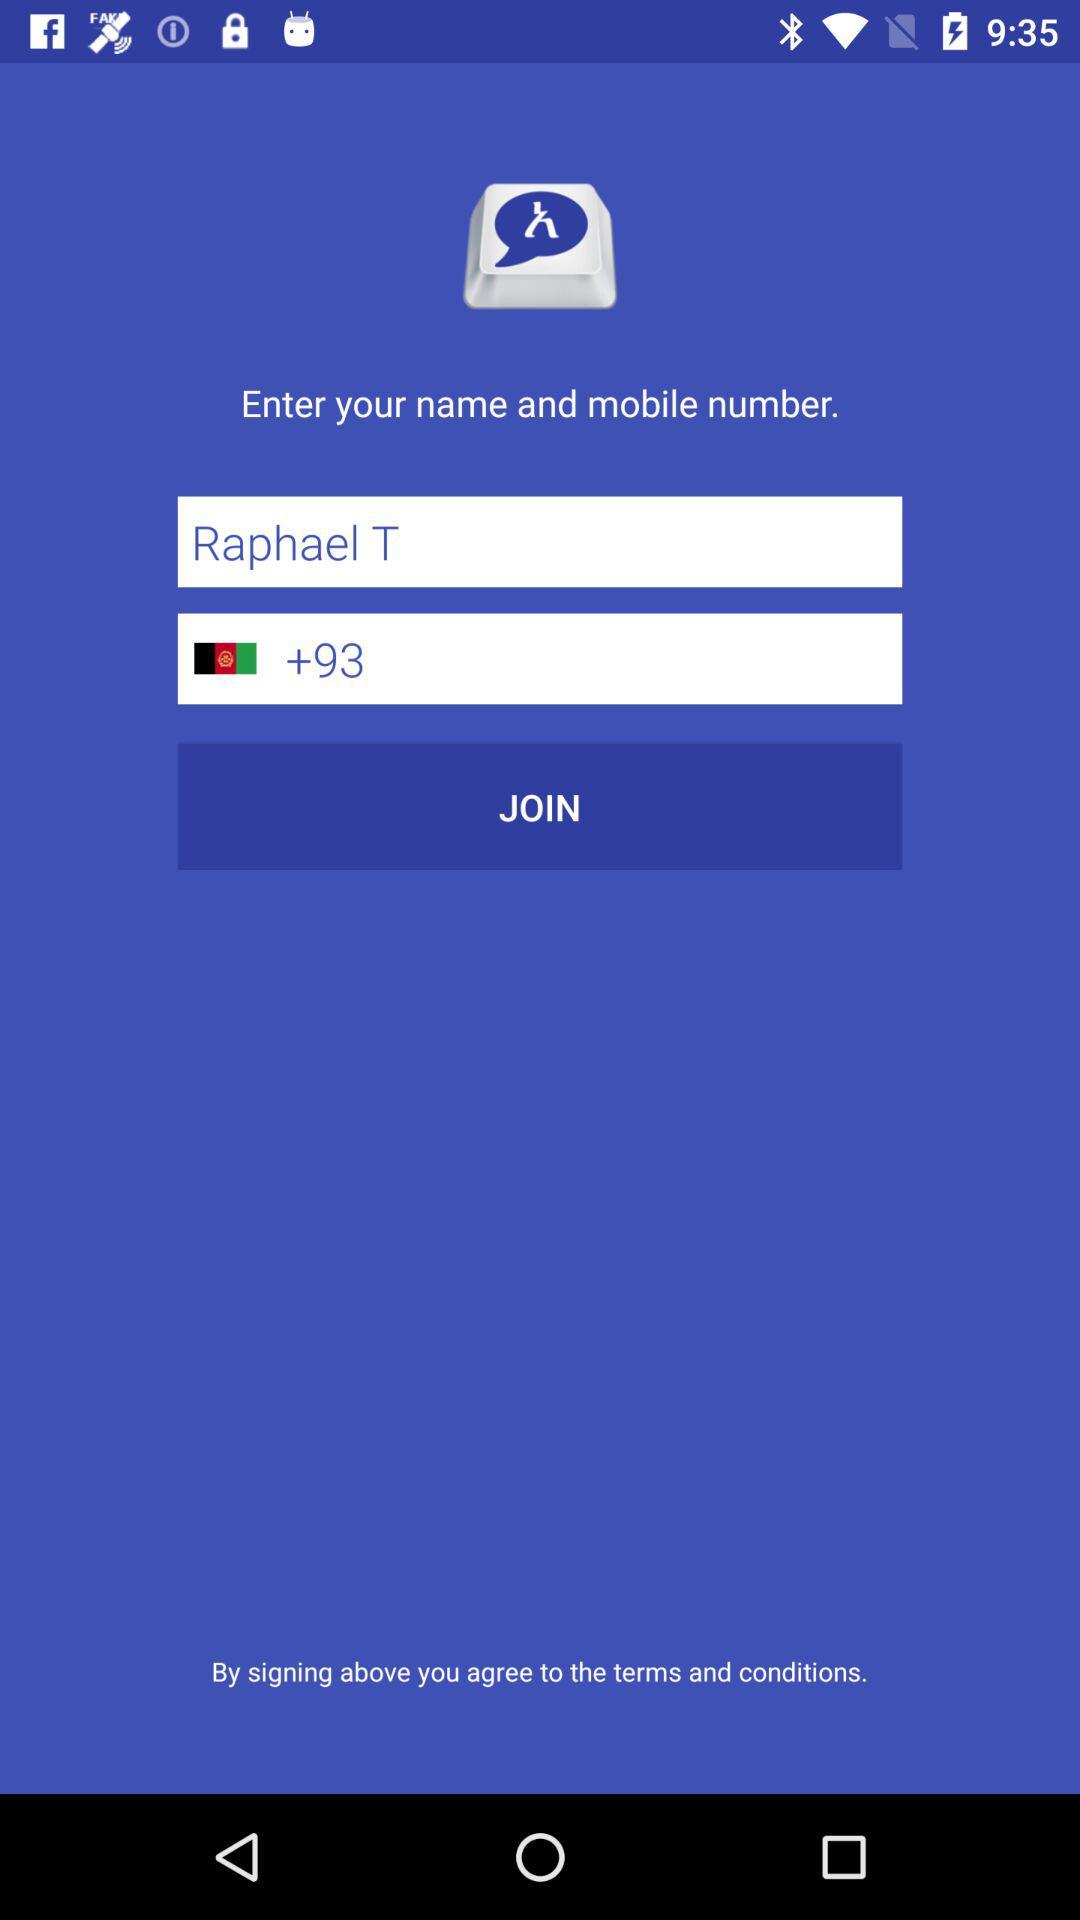 This screenshot has width=1080, height=1920. I want to click on the by signing above icon, so click(538, 1671).